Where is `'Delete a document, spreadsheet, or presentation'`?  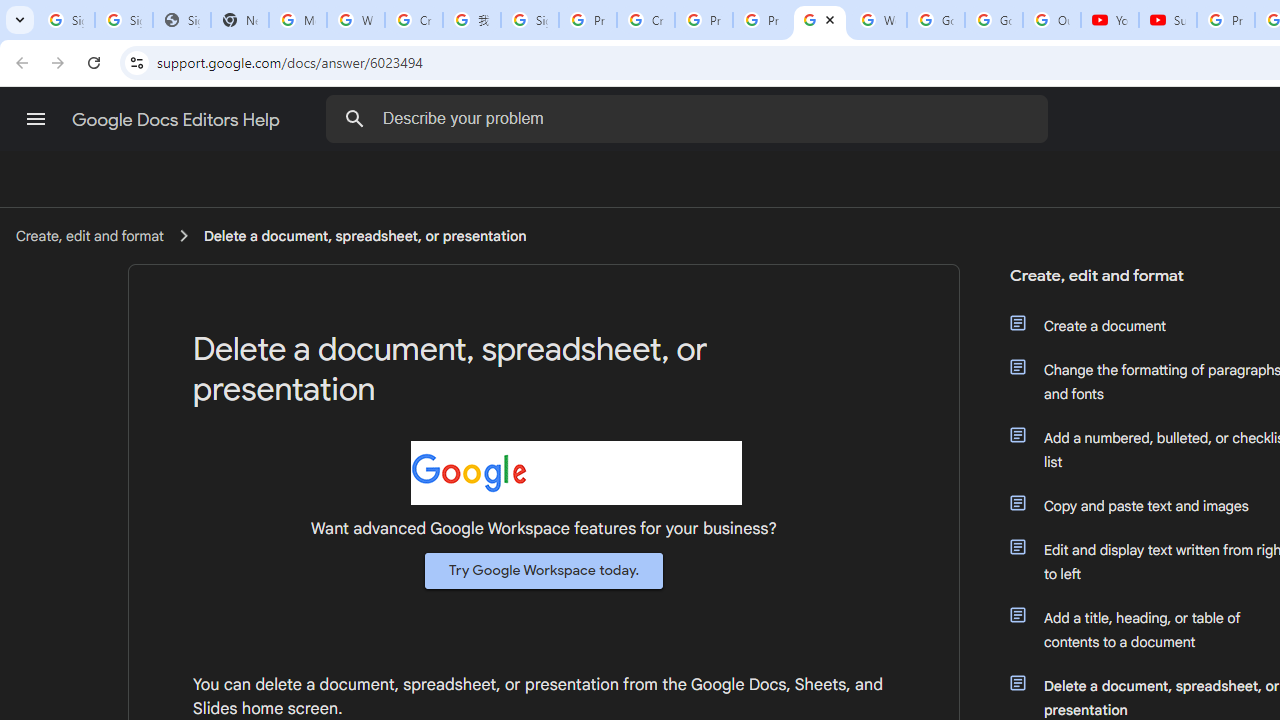 'Delete a document, spreadsheet, or presentation' is located at coordinates (365, 234).